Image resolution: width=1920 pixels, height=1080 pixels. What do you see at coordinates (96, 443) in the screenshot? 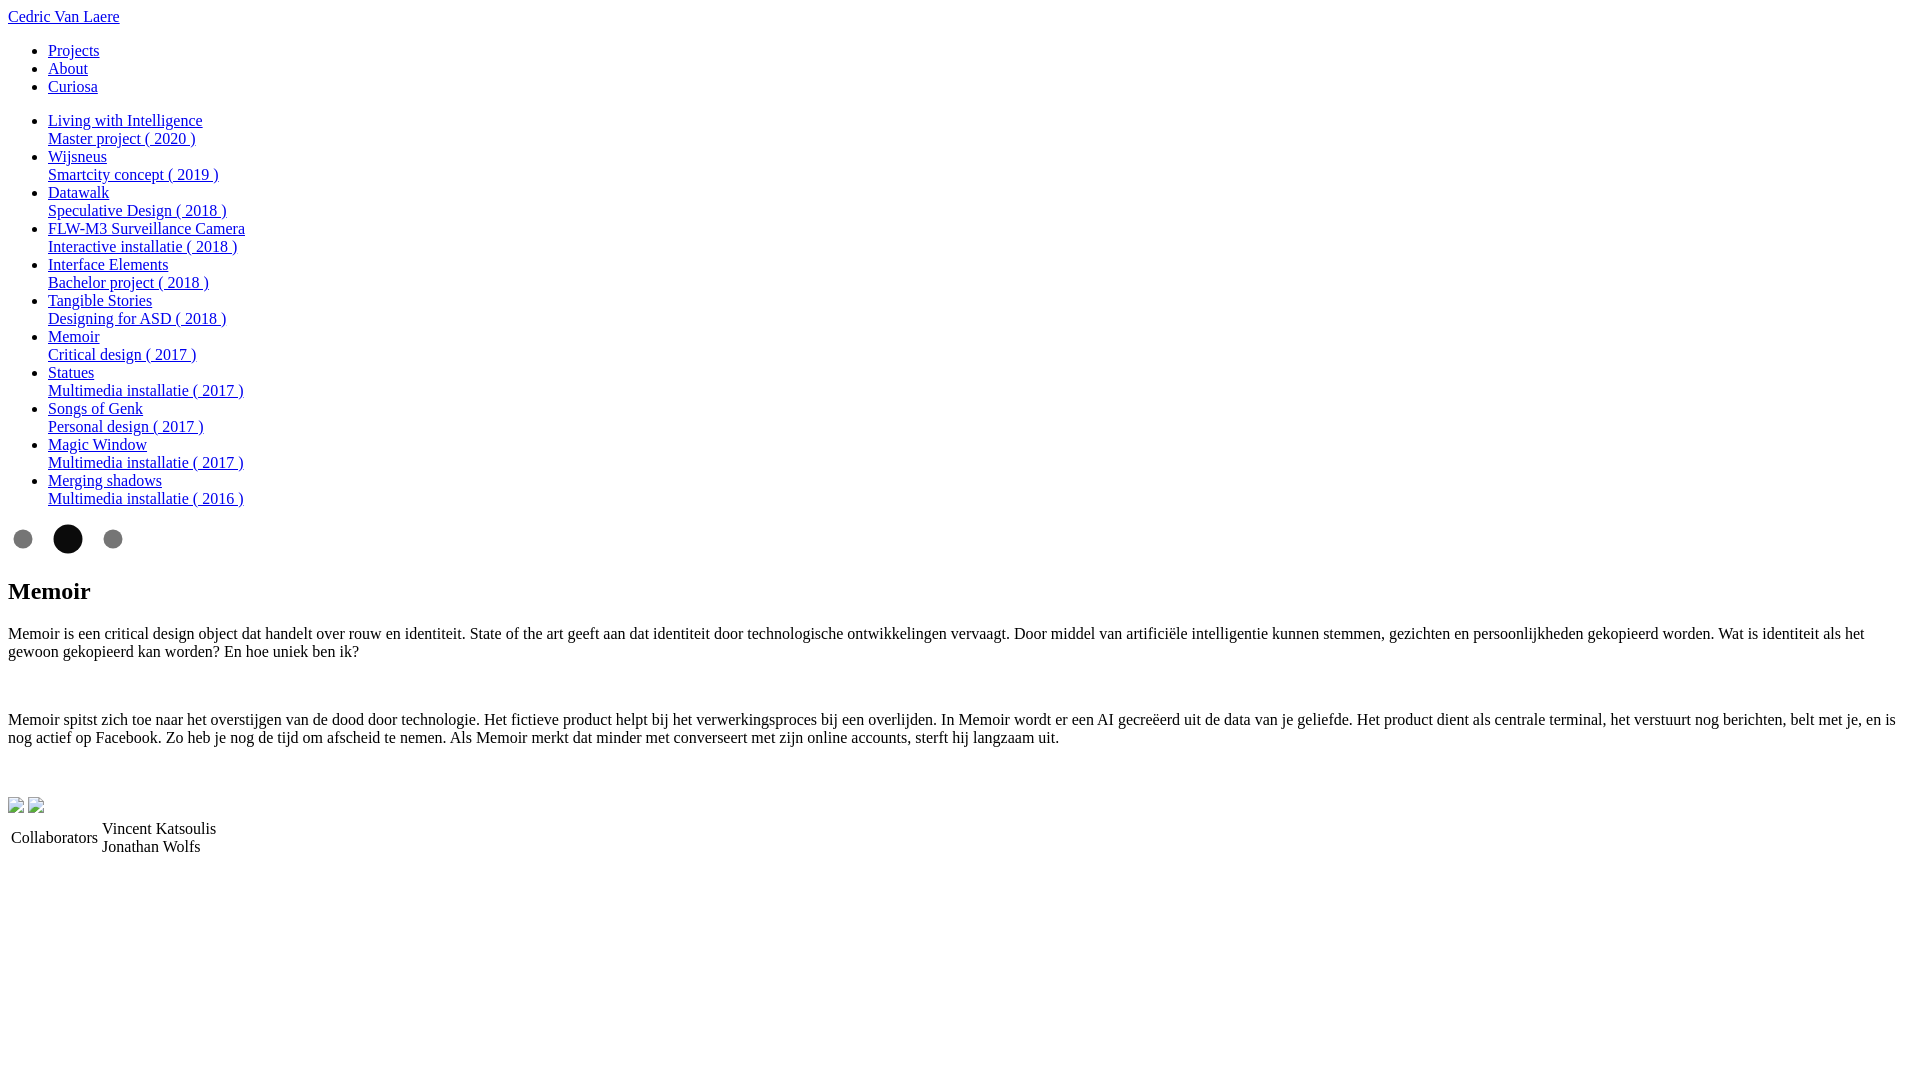
I see `'Magic Window'` at bounding box center [96, 443].